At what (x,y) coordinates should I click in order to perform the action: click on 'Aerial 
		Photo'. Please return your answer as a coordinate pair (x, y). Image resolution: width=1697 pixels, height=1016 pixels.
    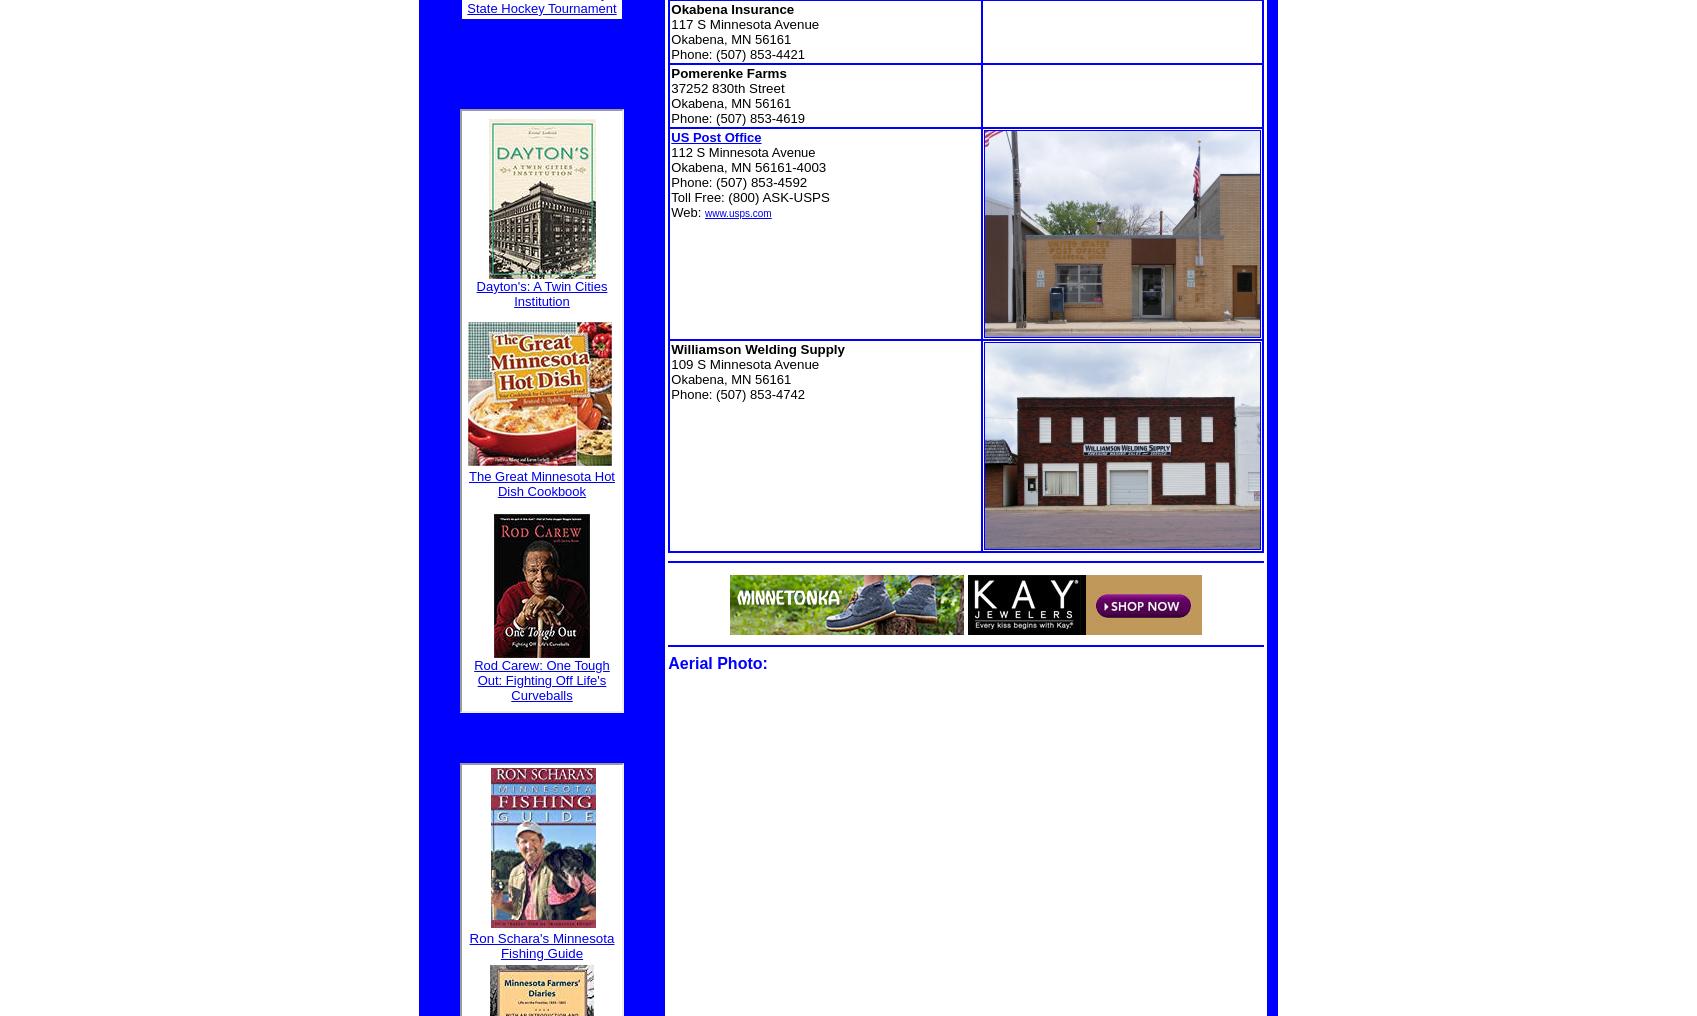
    Looking at the image, I should click on (667, 662).